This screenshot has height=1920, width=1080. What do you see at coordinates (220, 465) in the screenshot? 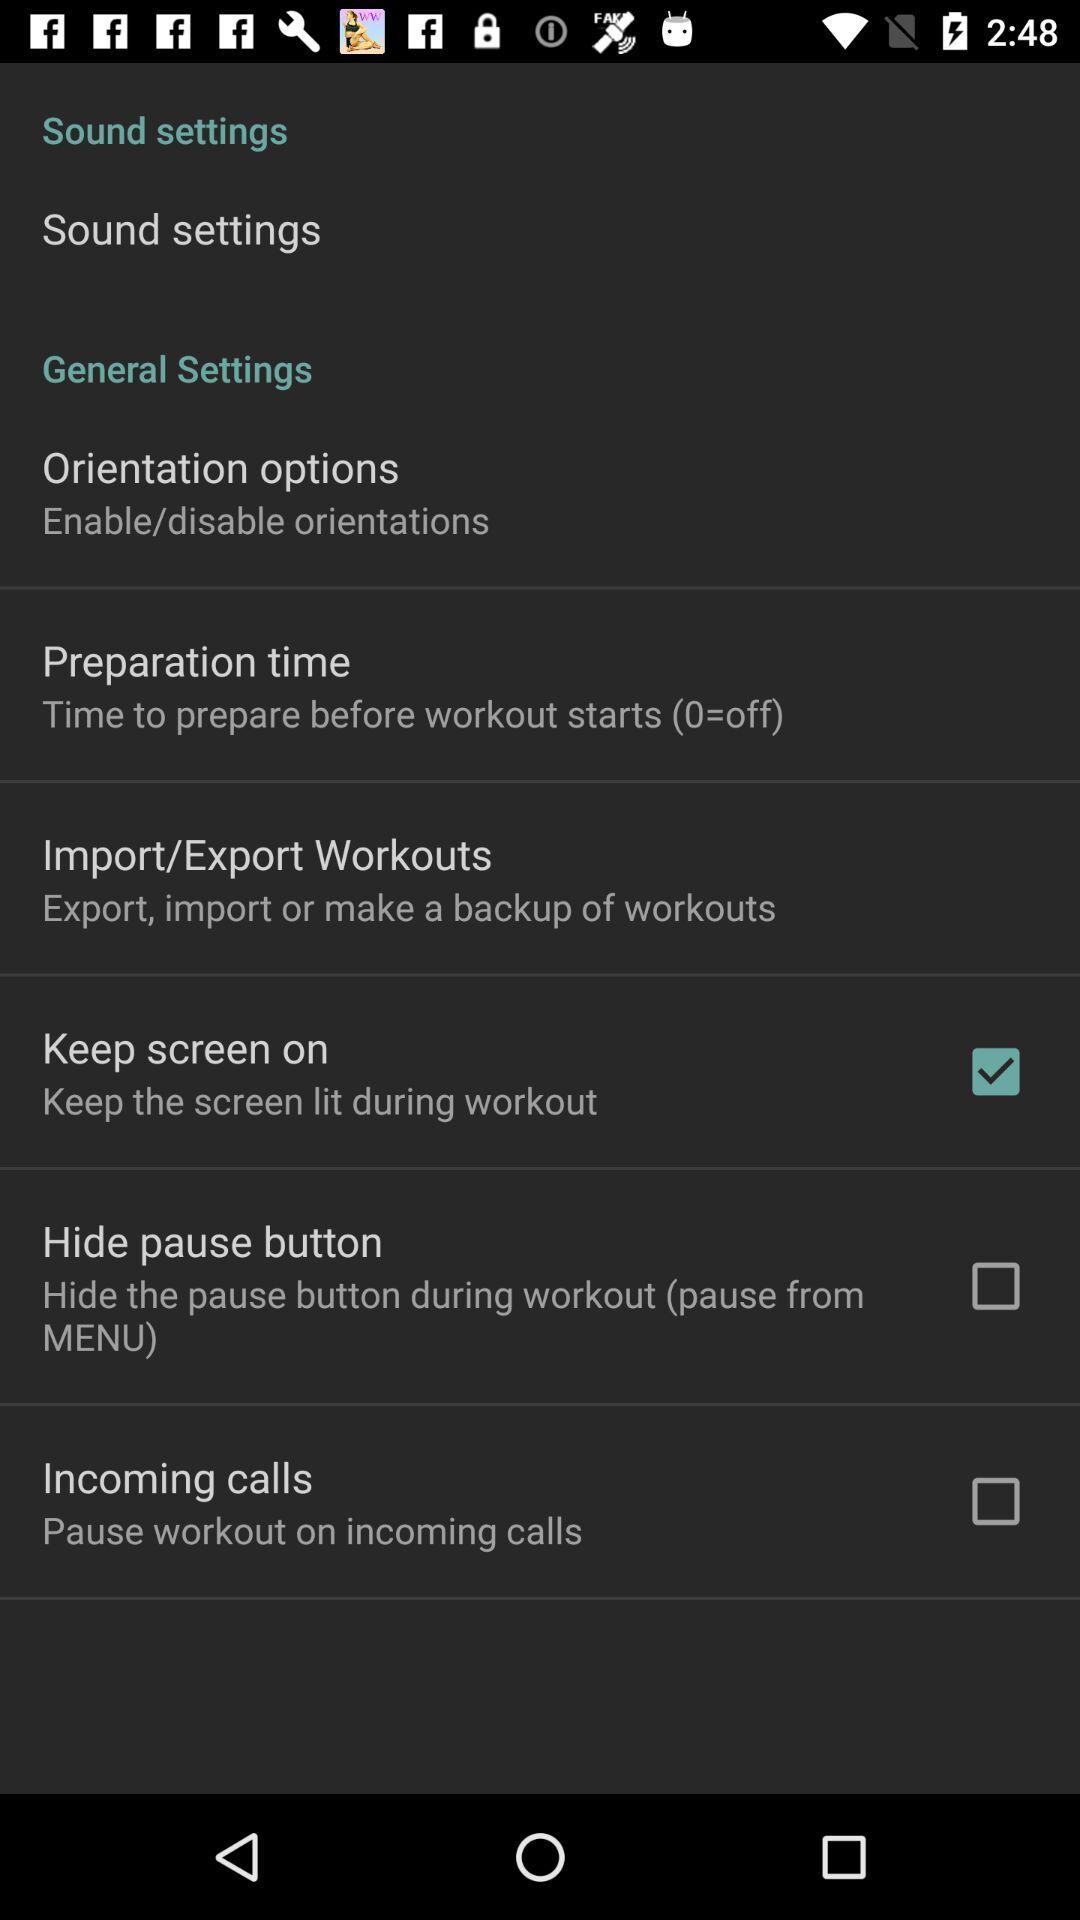
I see `orientation options item` at bounding box center [220, 465].